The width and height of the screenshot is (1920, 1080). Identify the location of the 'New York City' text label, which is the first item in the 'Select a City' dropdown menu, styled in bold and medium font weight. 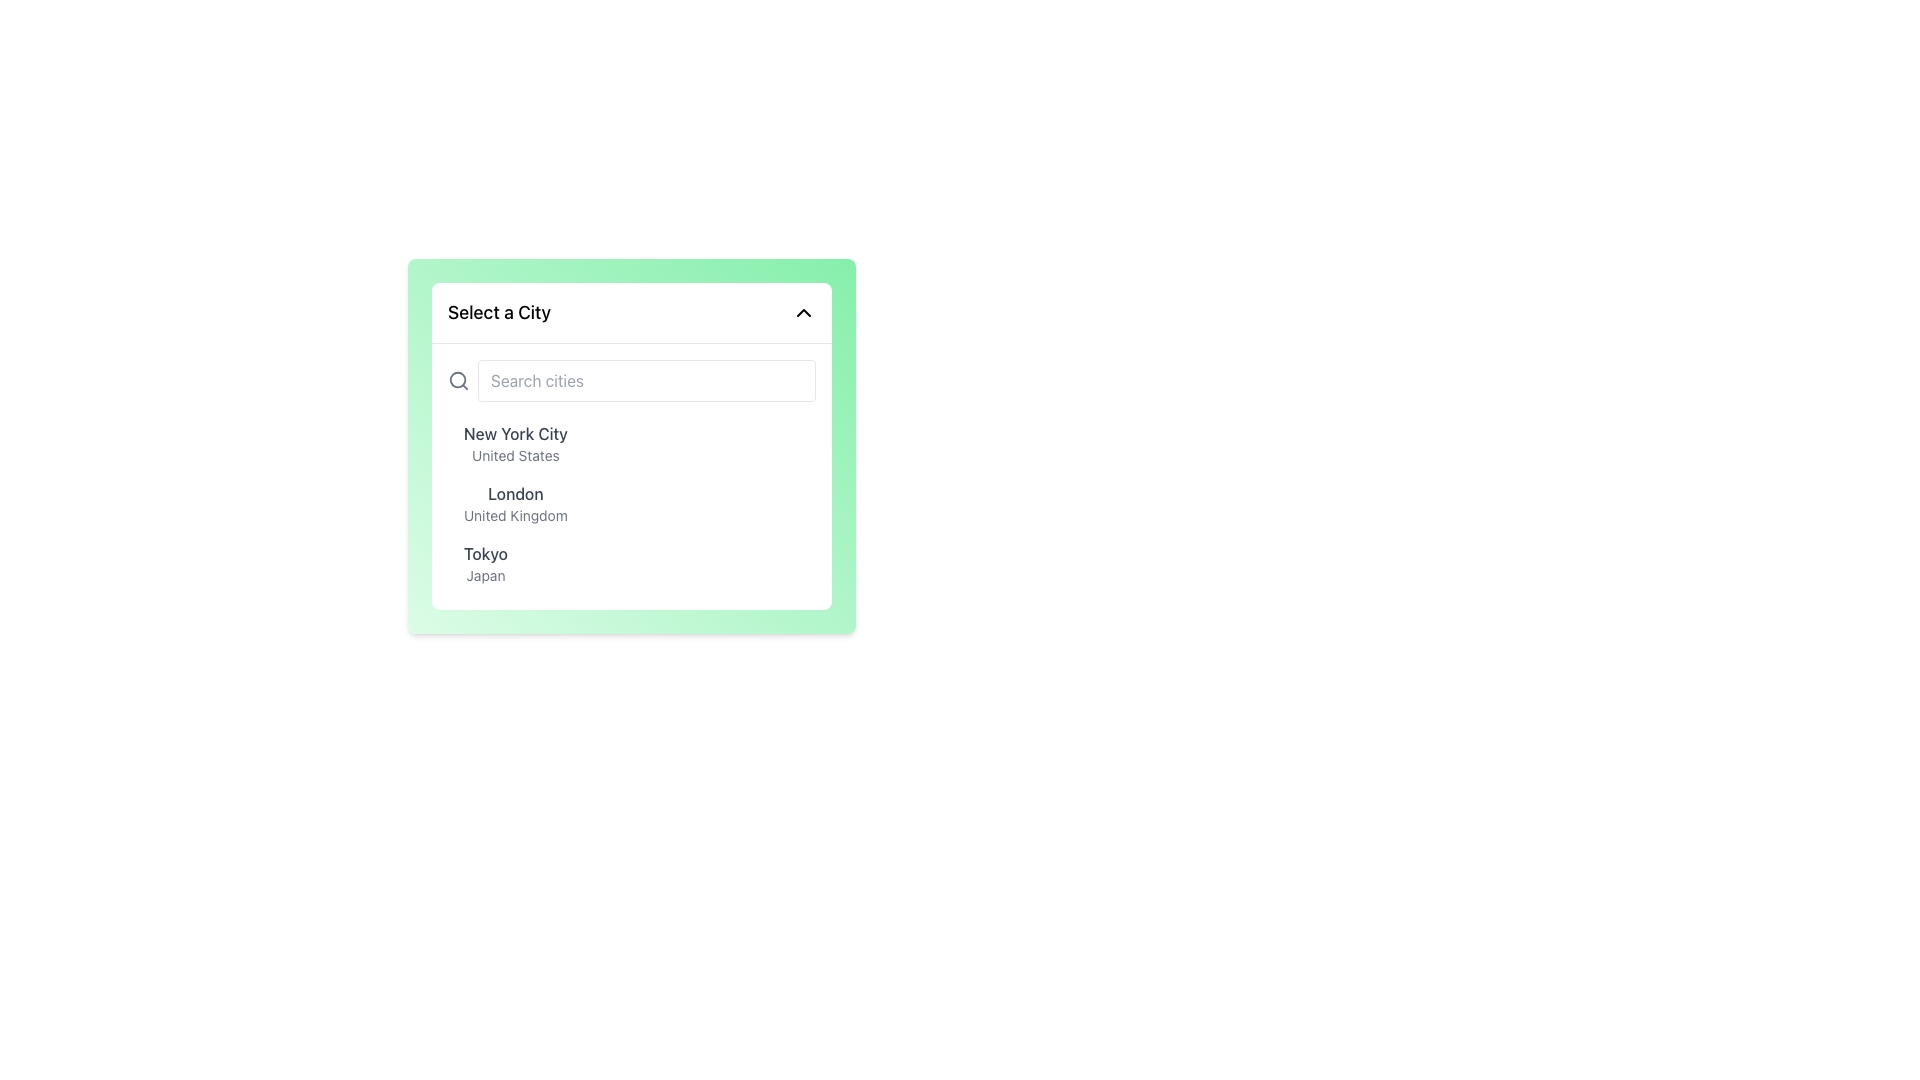
(515, 442).